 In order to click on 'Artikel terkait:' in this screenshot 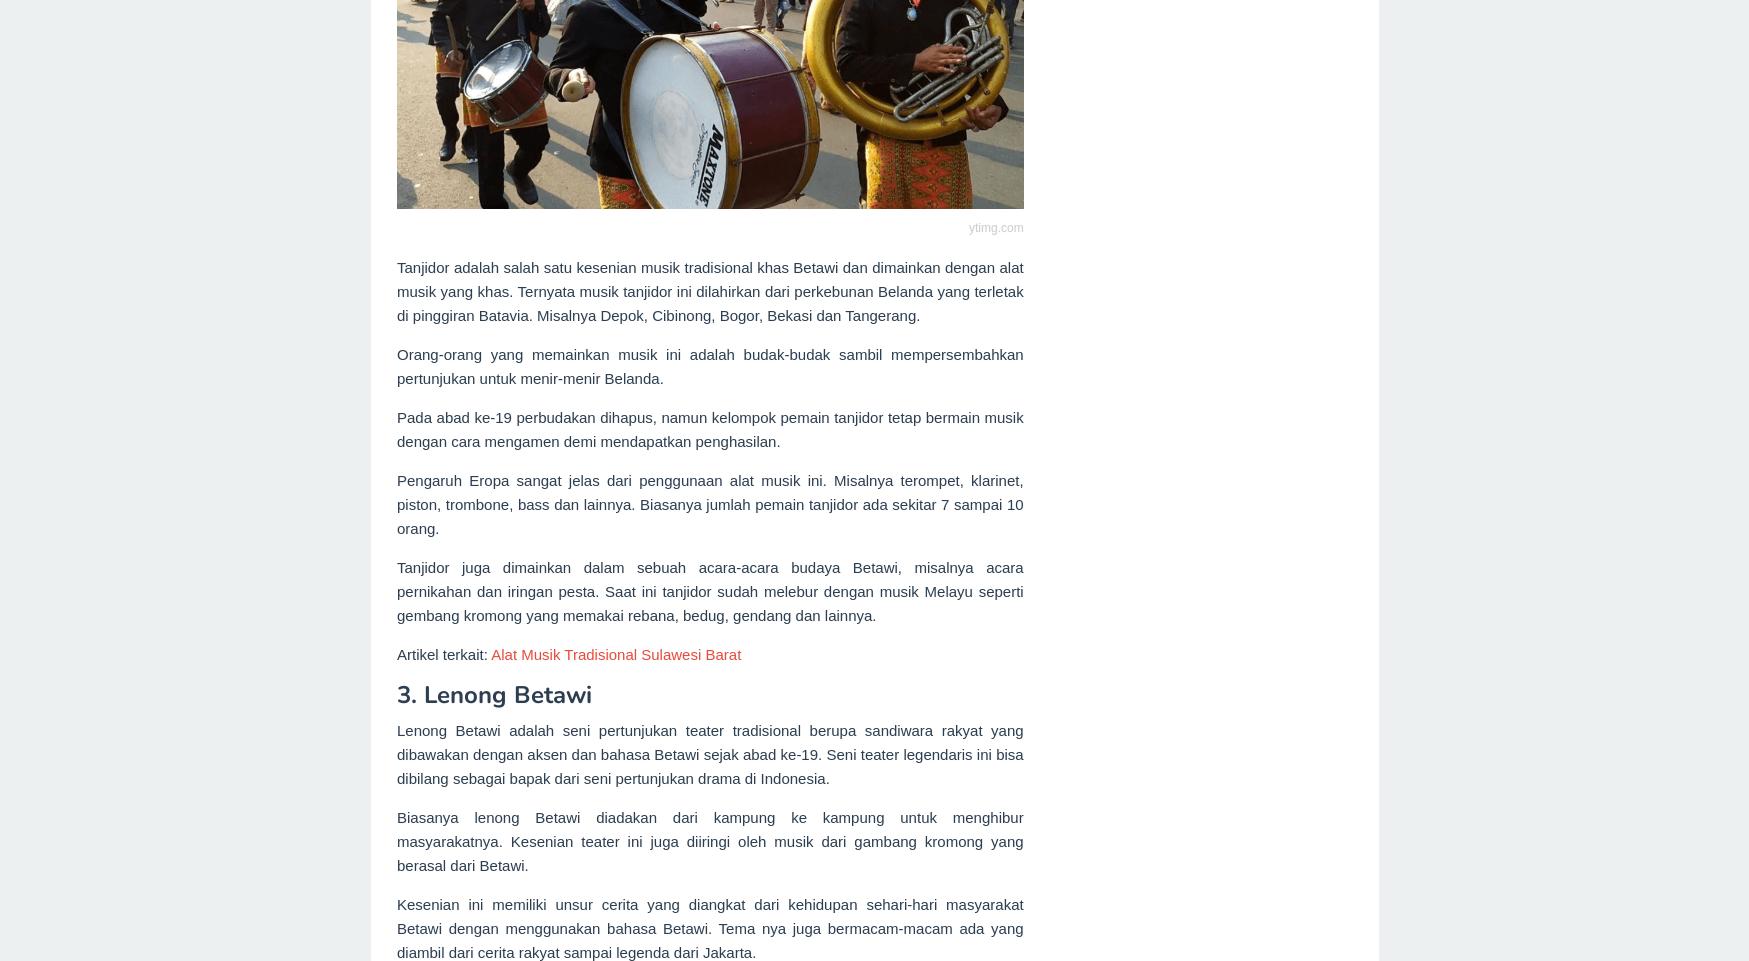, I will do `click(443, 653)`.